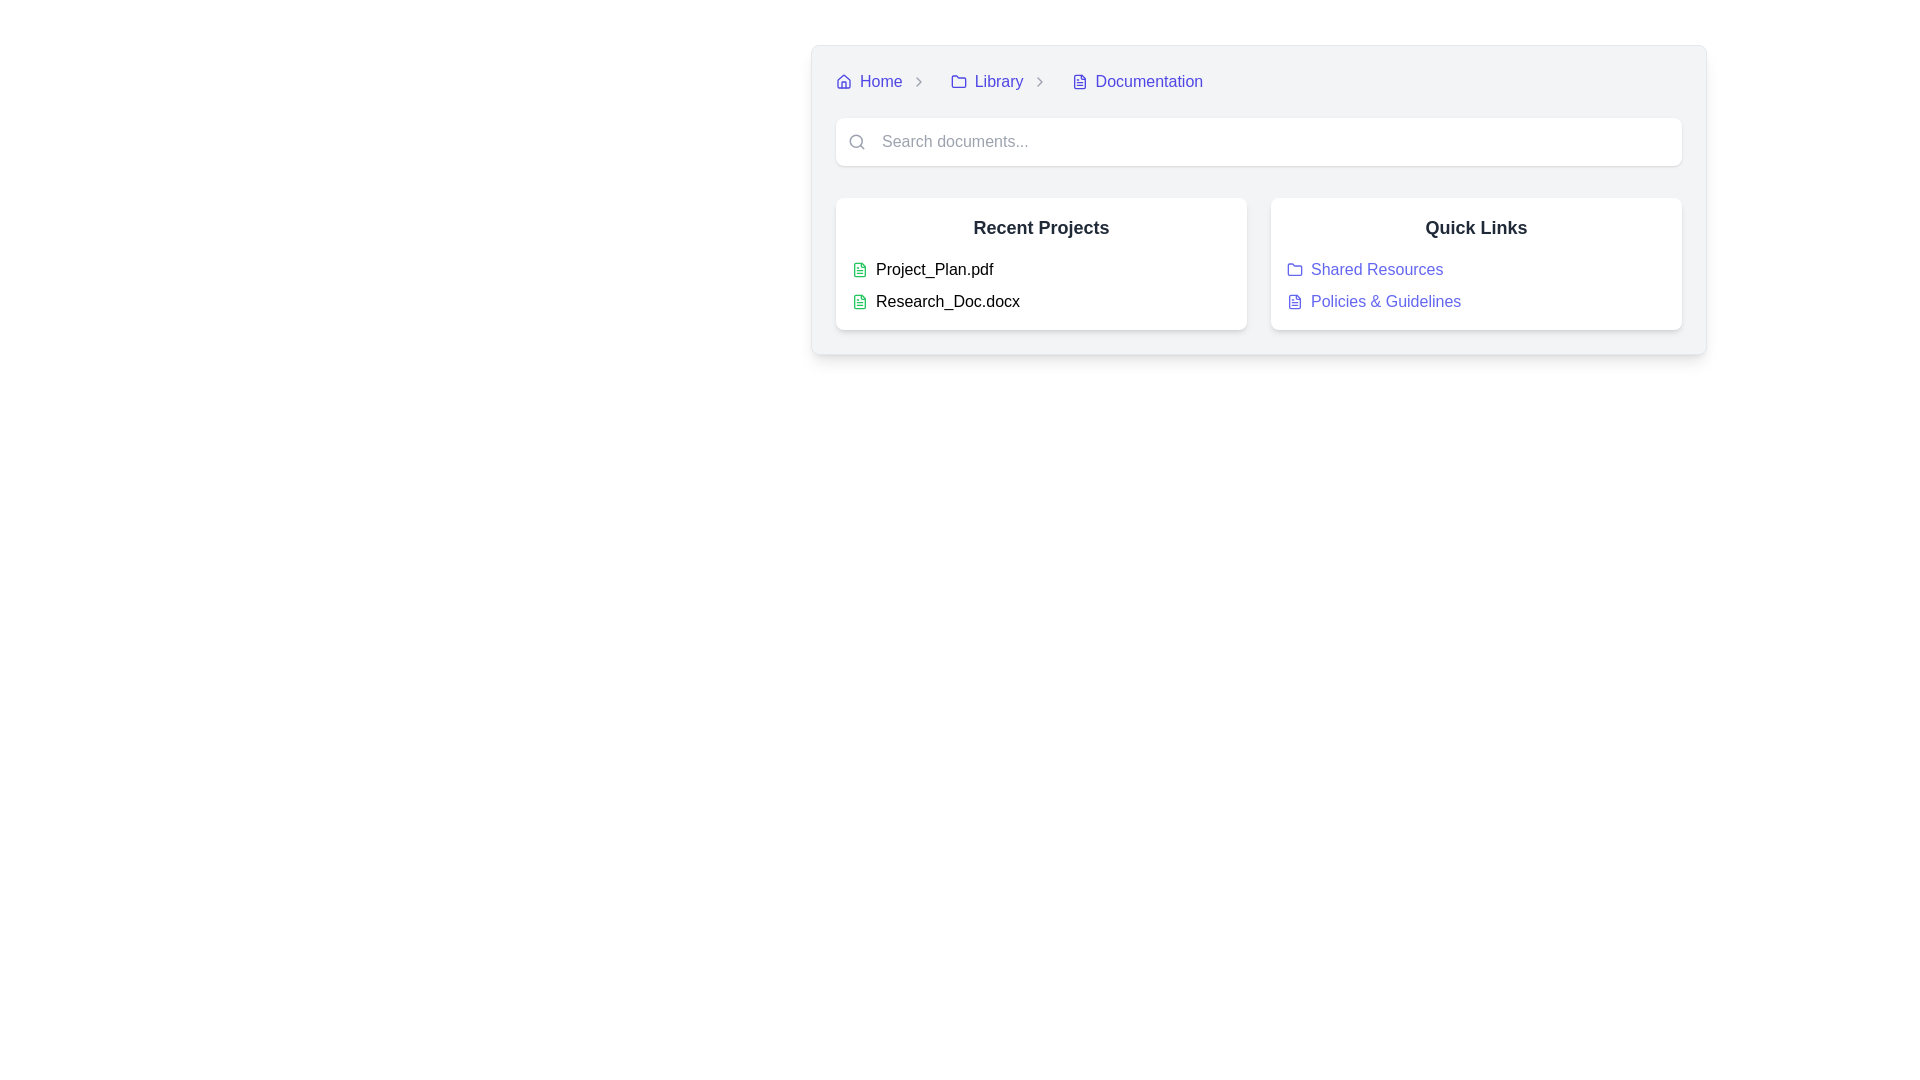  What do you see at coordinates (1078, 80) in the screenshot?
I see `the documentation icon located in the navigation toolbar, which is the third icon after 'Home' and 'Library'` at bounding box center [1078, 80].